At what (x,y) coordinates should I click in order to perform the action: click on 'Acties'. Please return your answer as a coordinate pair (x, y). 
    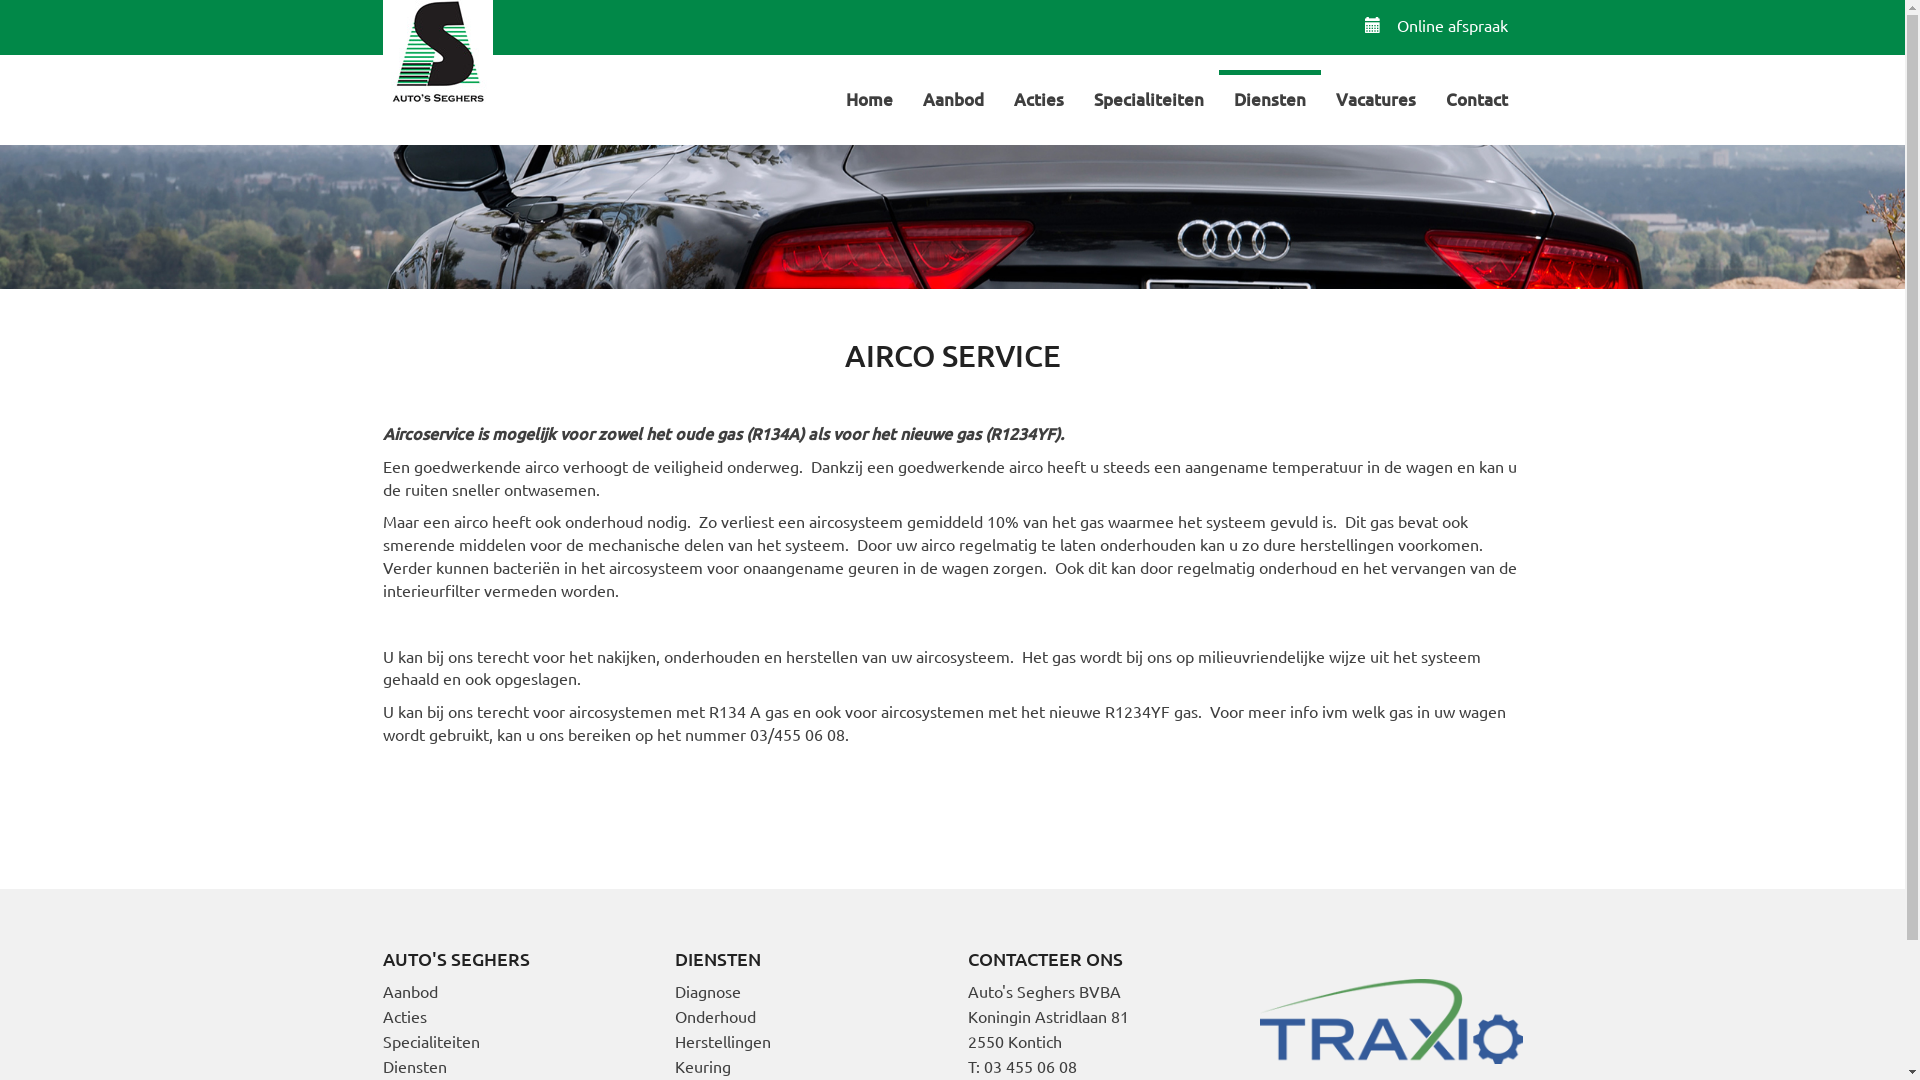
    Looking at the image, I should click on (1037, 97).